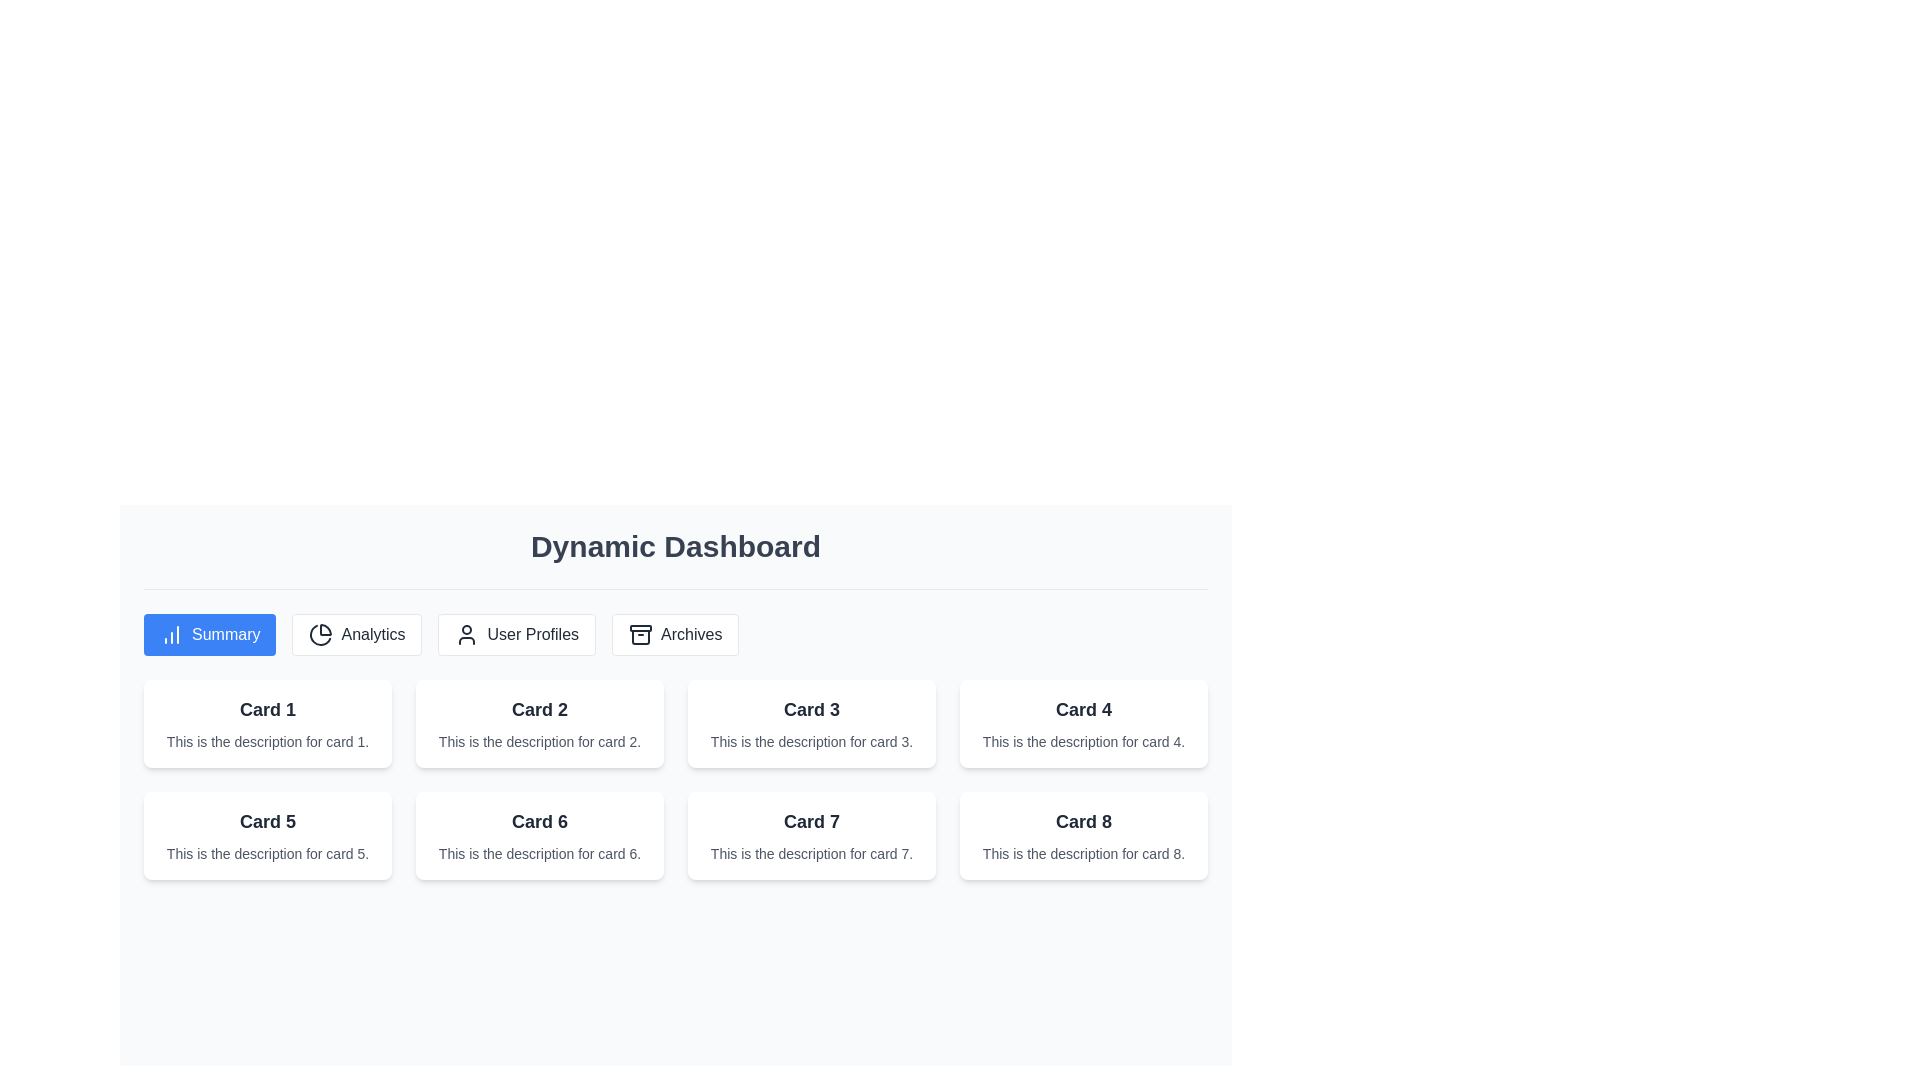  I want to click on the Information card labeled 'Card 2', so click(539, 724).